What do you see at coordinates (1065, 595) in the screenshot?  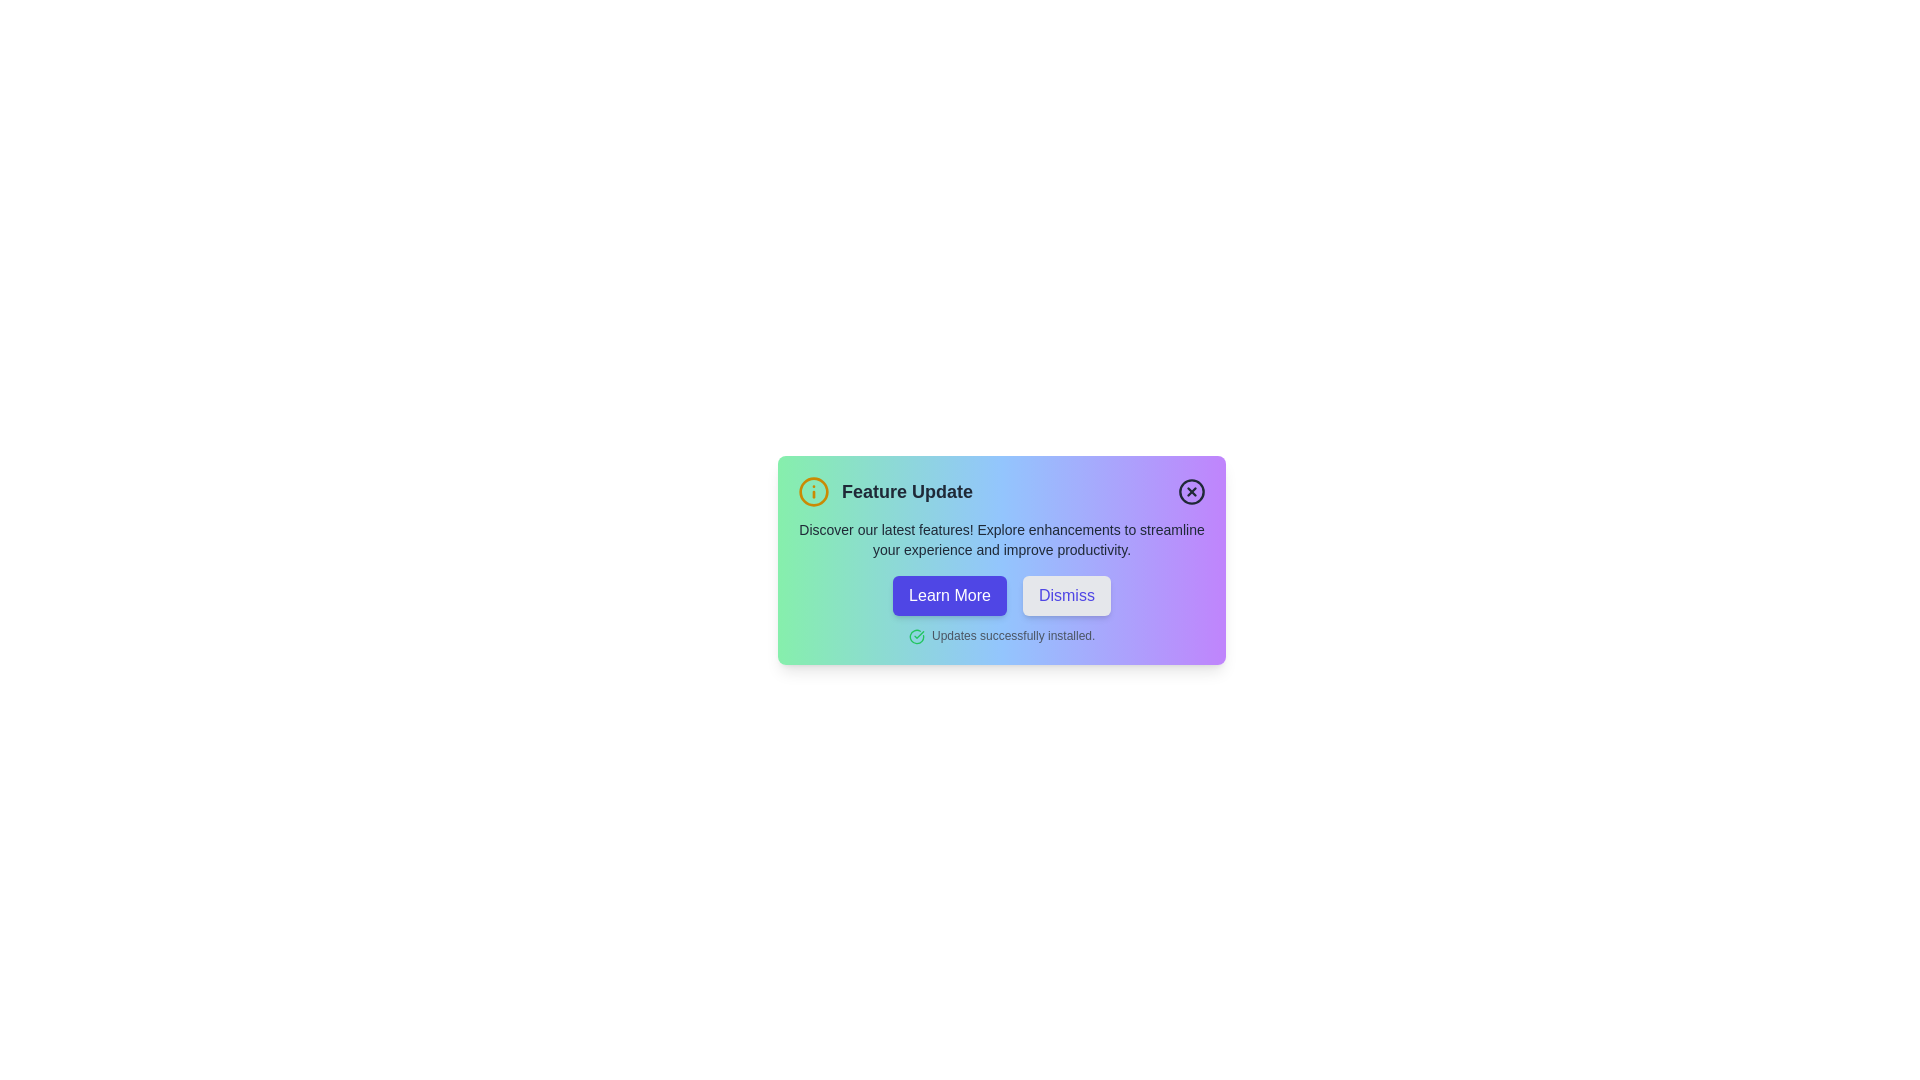 I see `the button labeled Dismiss to observe its hover effect` at bounding box center [1065, 595].